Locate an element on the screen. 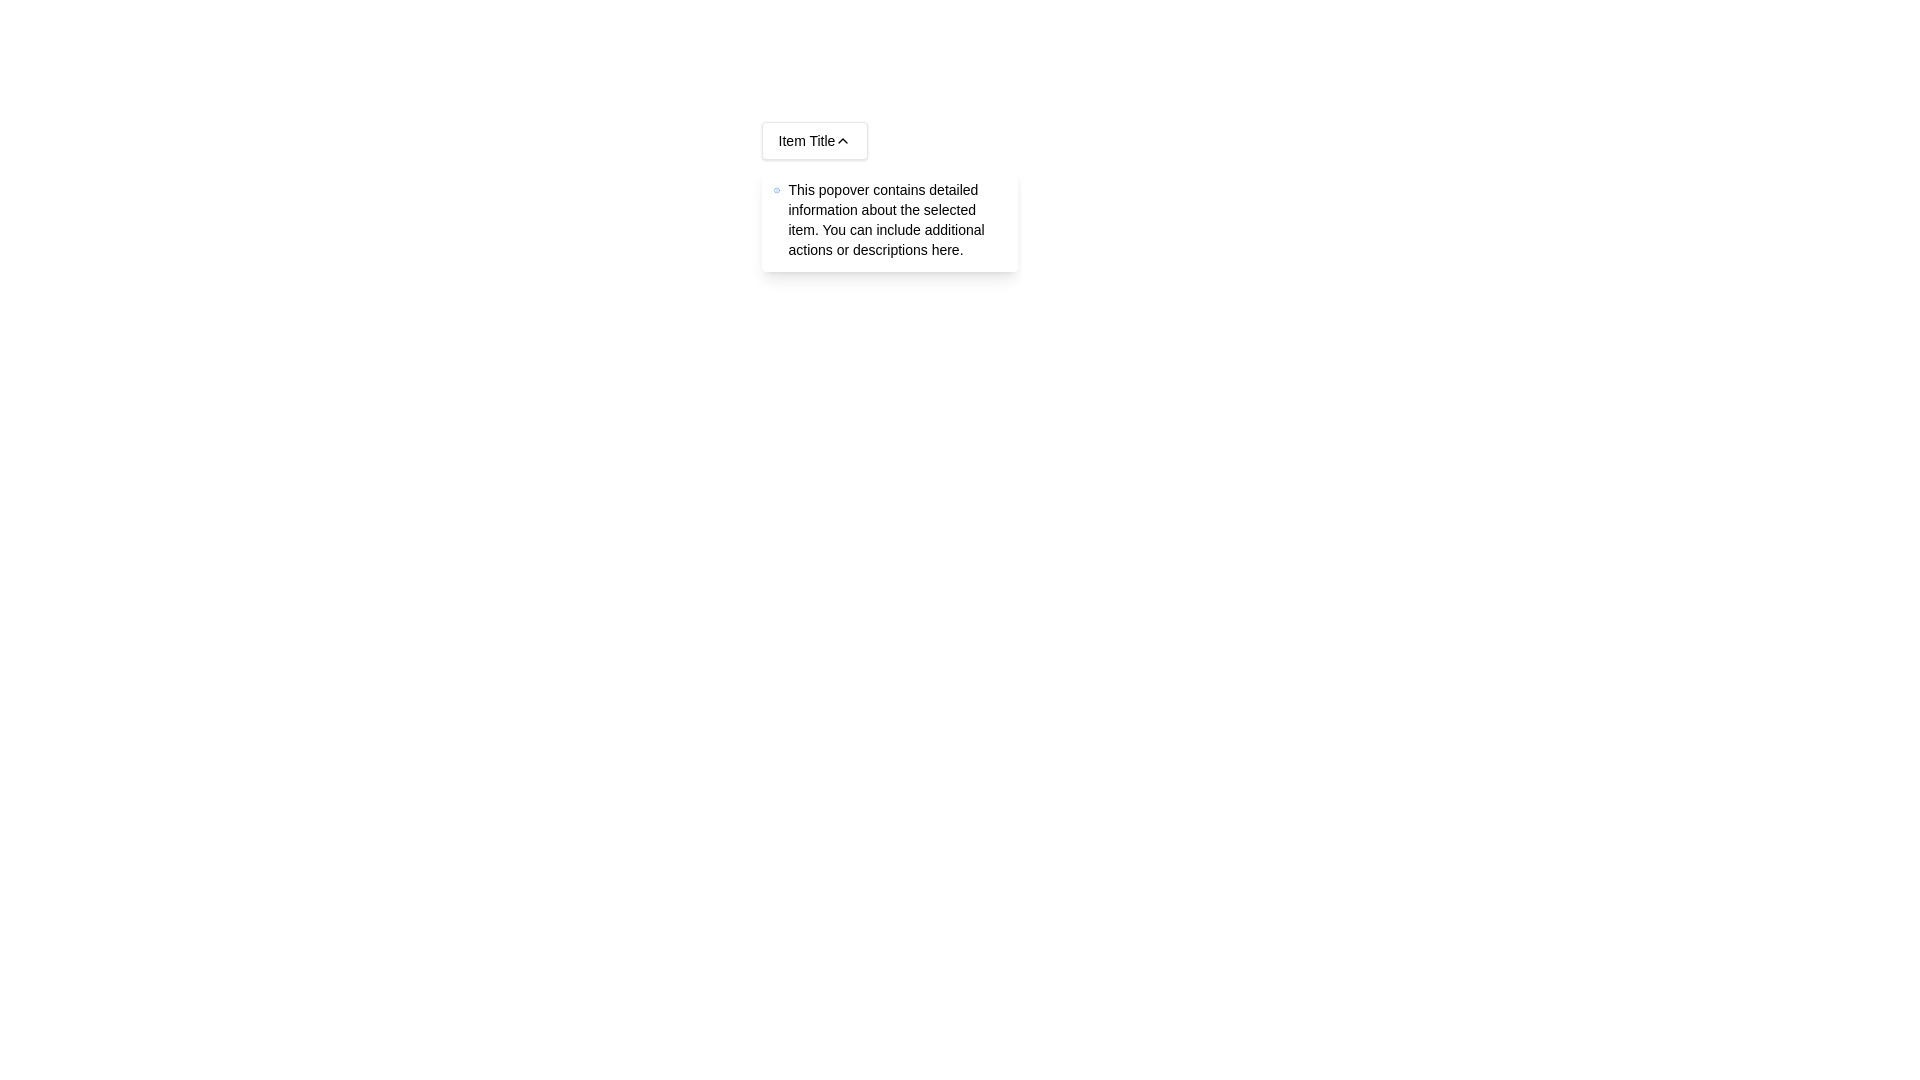 The height and width of the screenshot is (1080, 1920). the toggle icon located to the right of the 'Item Title' text is located at coordinates (843, 140).